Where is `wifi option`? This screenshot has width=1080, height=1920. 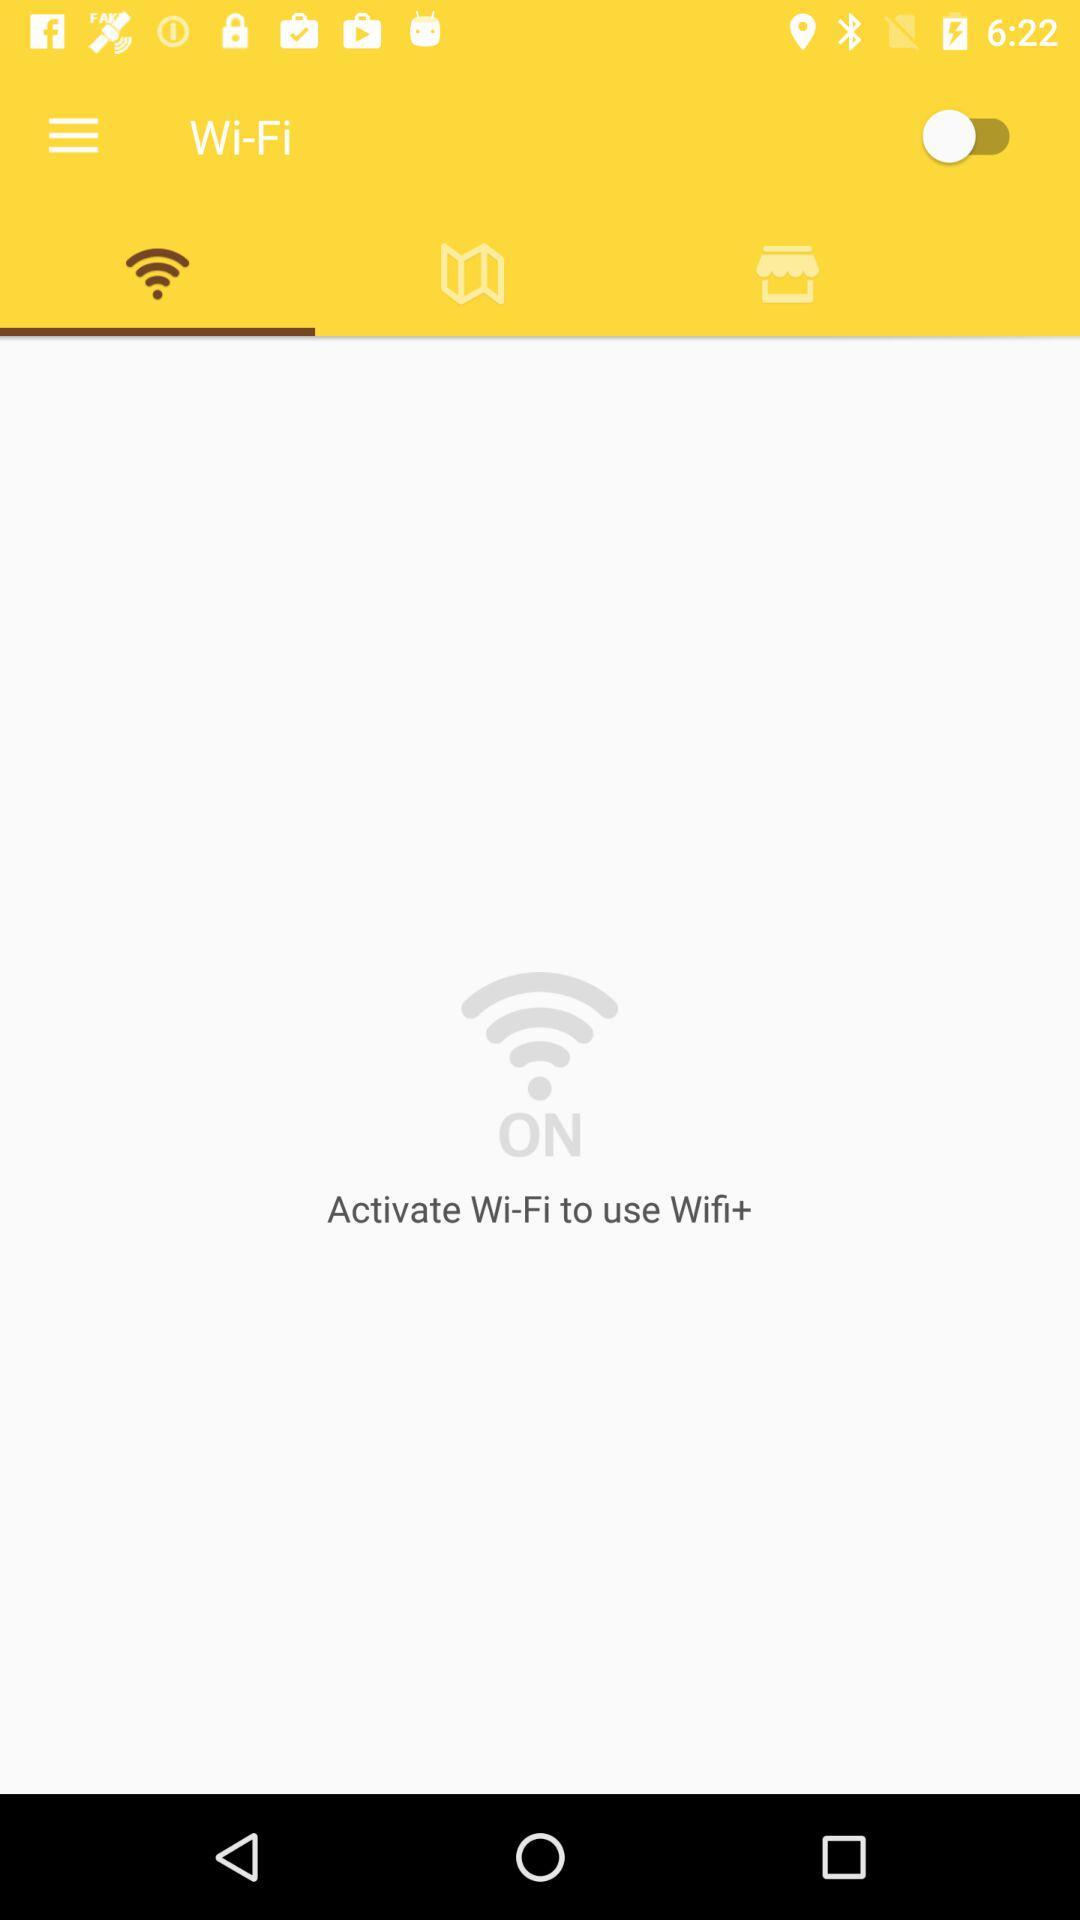 wifi option is located at coordinates (156, 272).